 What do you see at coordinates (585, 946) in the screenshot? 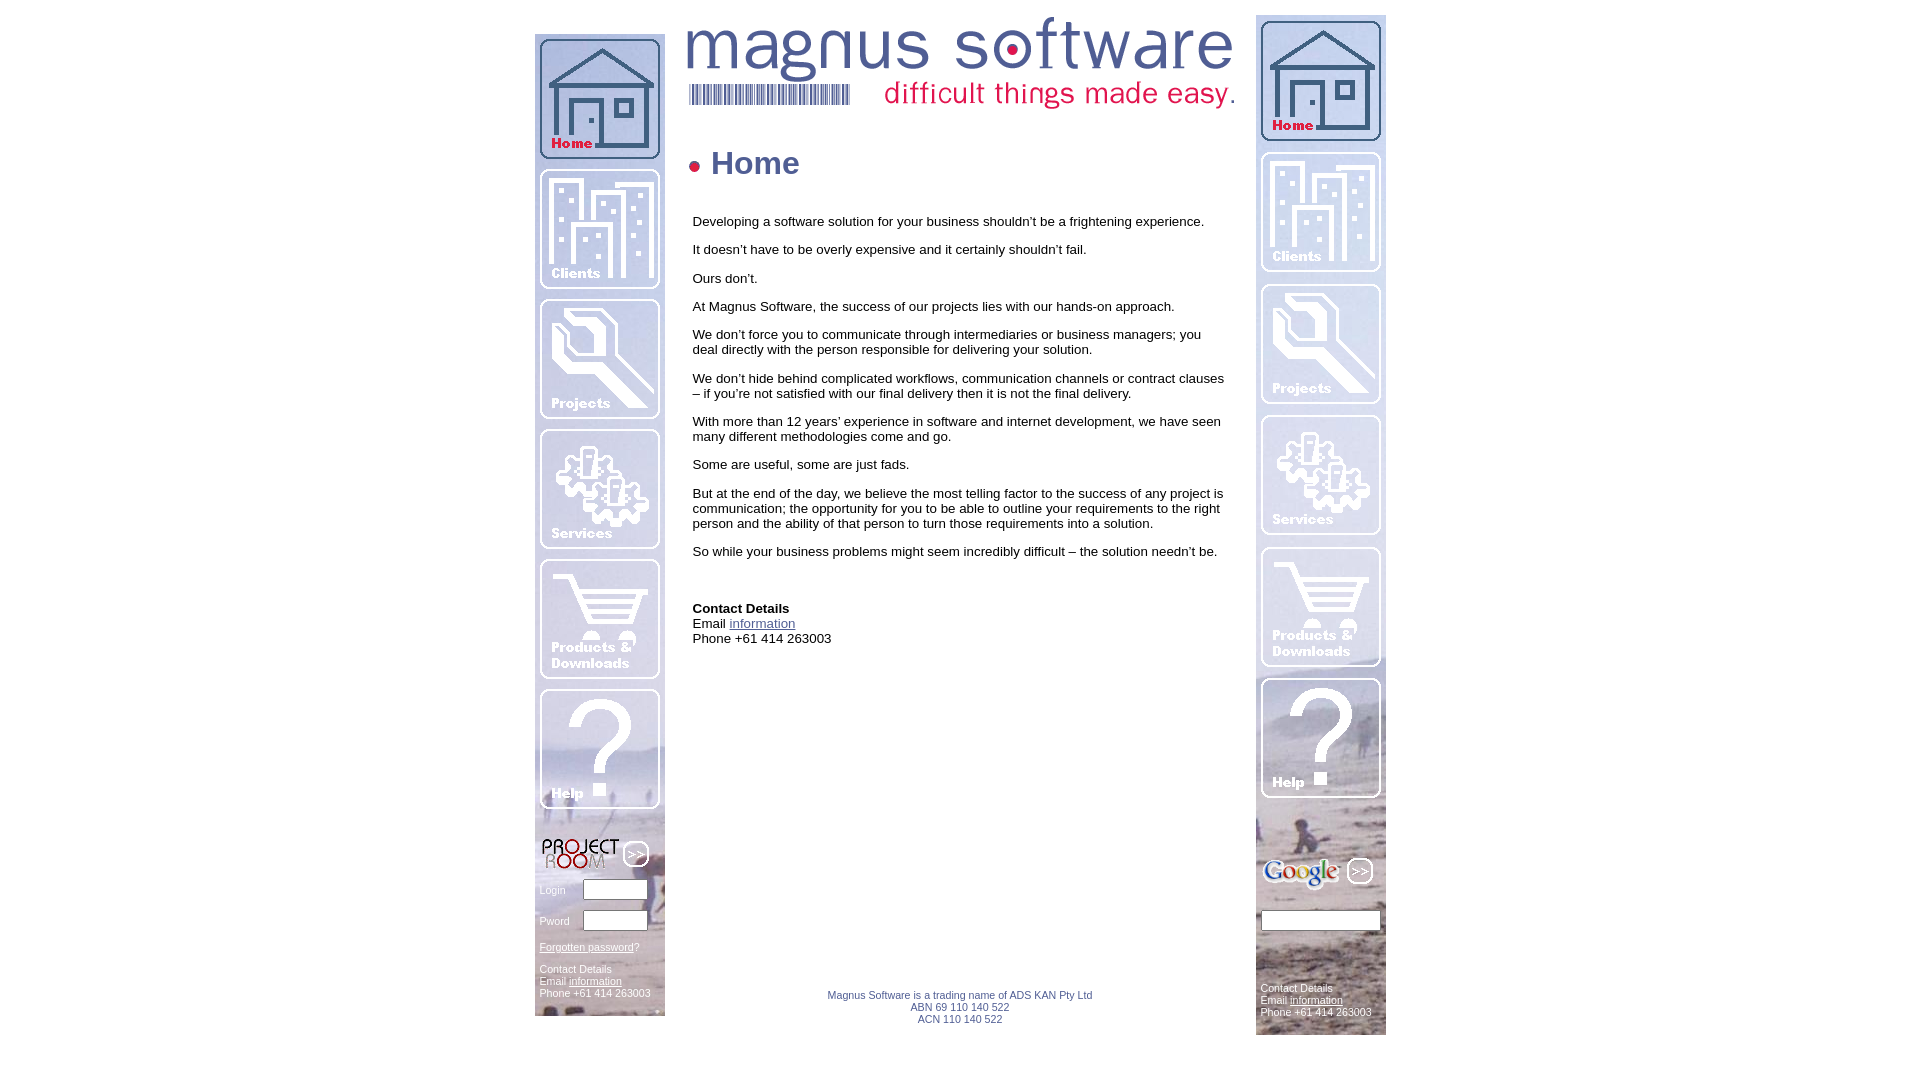
I see `'Forgotten password'` at bounding box center [585, 946].